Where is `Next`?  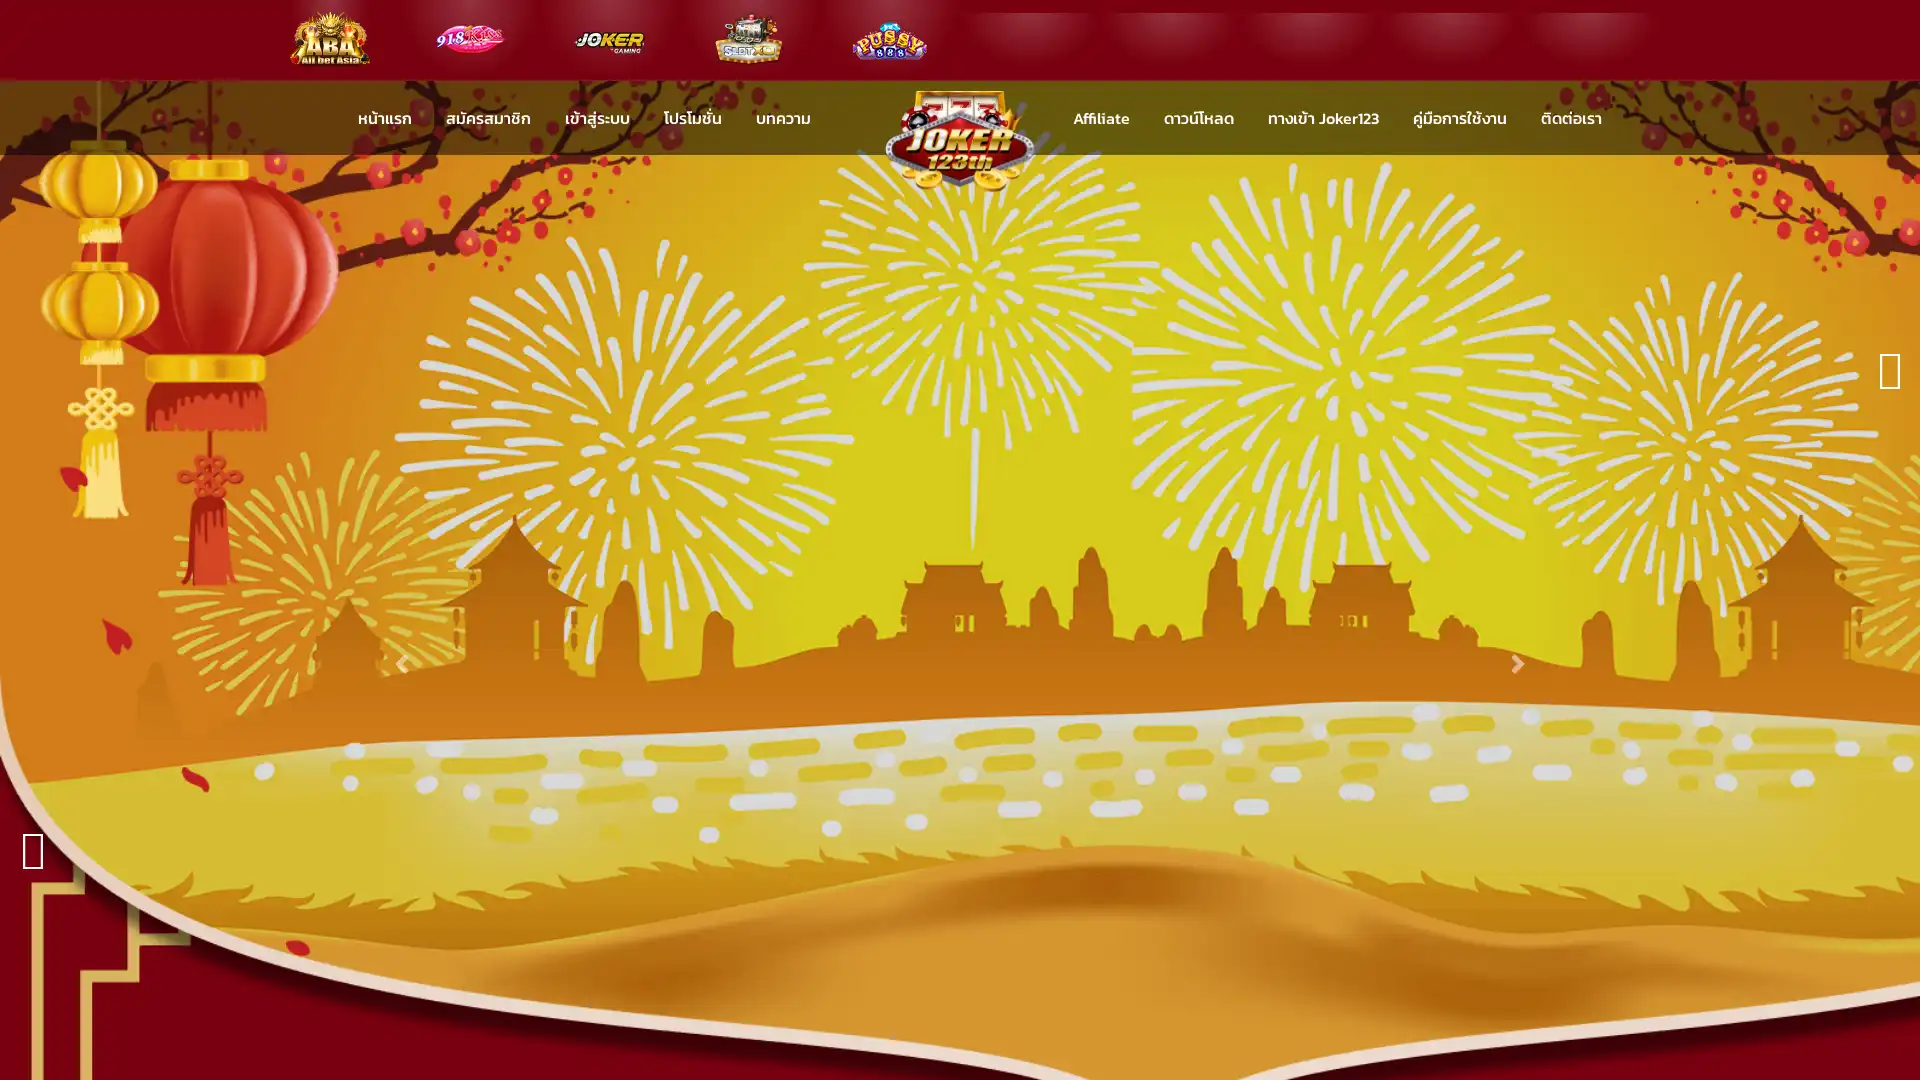
Next is located at coordinates (1517, 554).